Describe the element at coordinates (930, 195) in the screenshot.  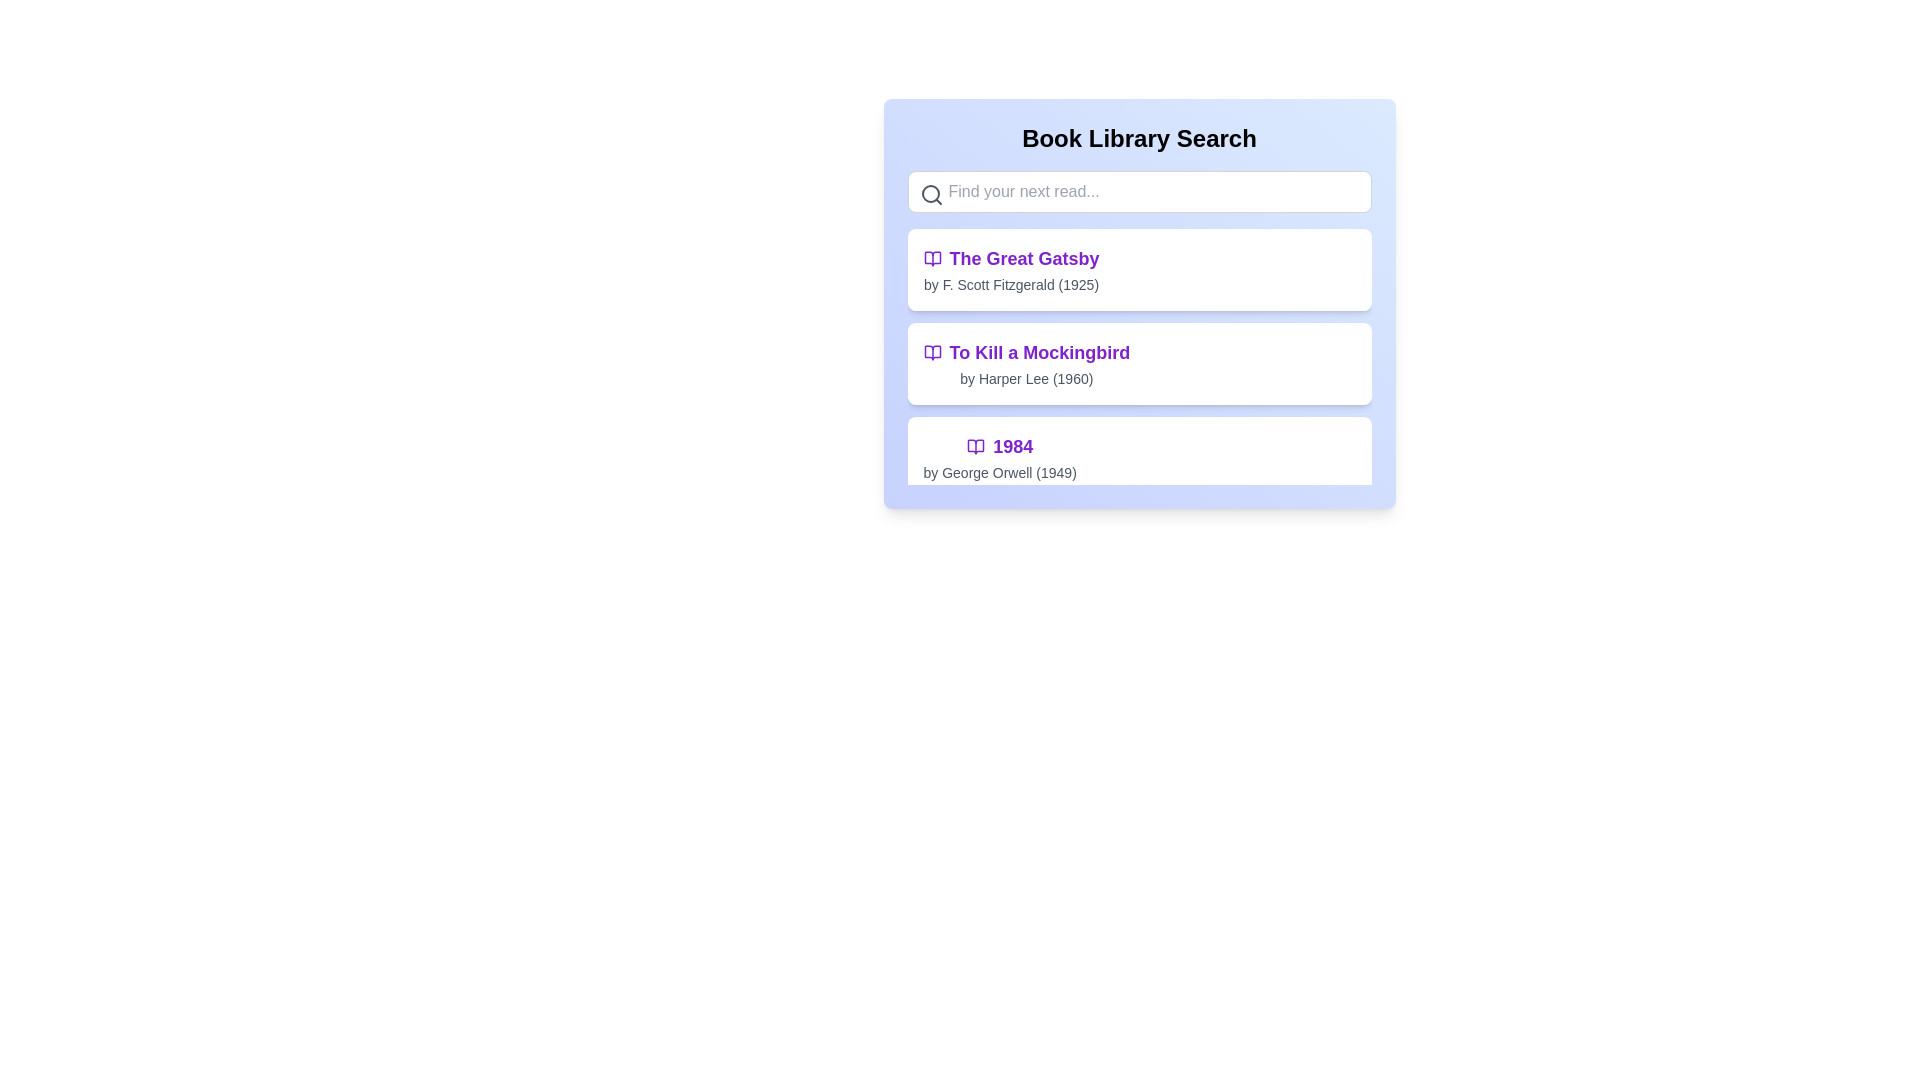
I see `the search icon located to the left of the input field, adjacent to the placeholder text 'Find your next read...'` at that location.